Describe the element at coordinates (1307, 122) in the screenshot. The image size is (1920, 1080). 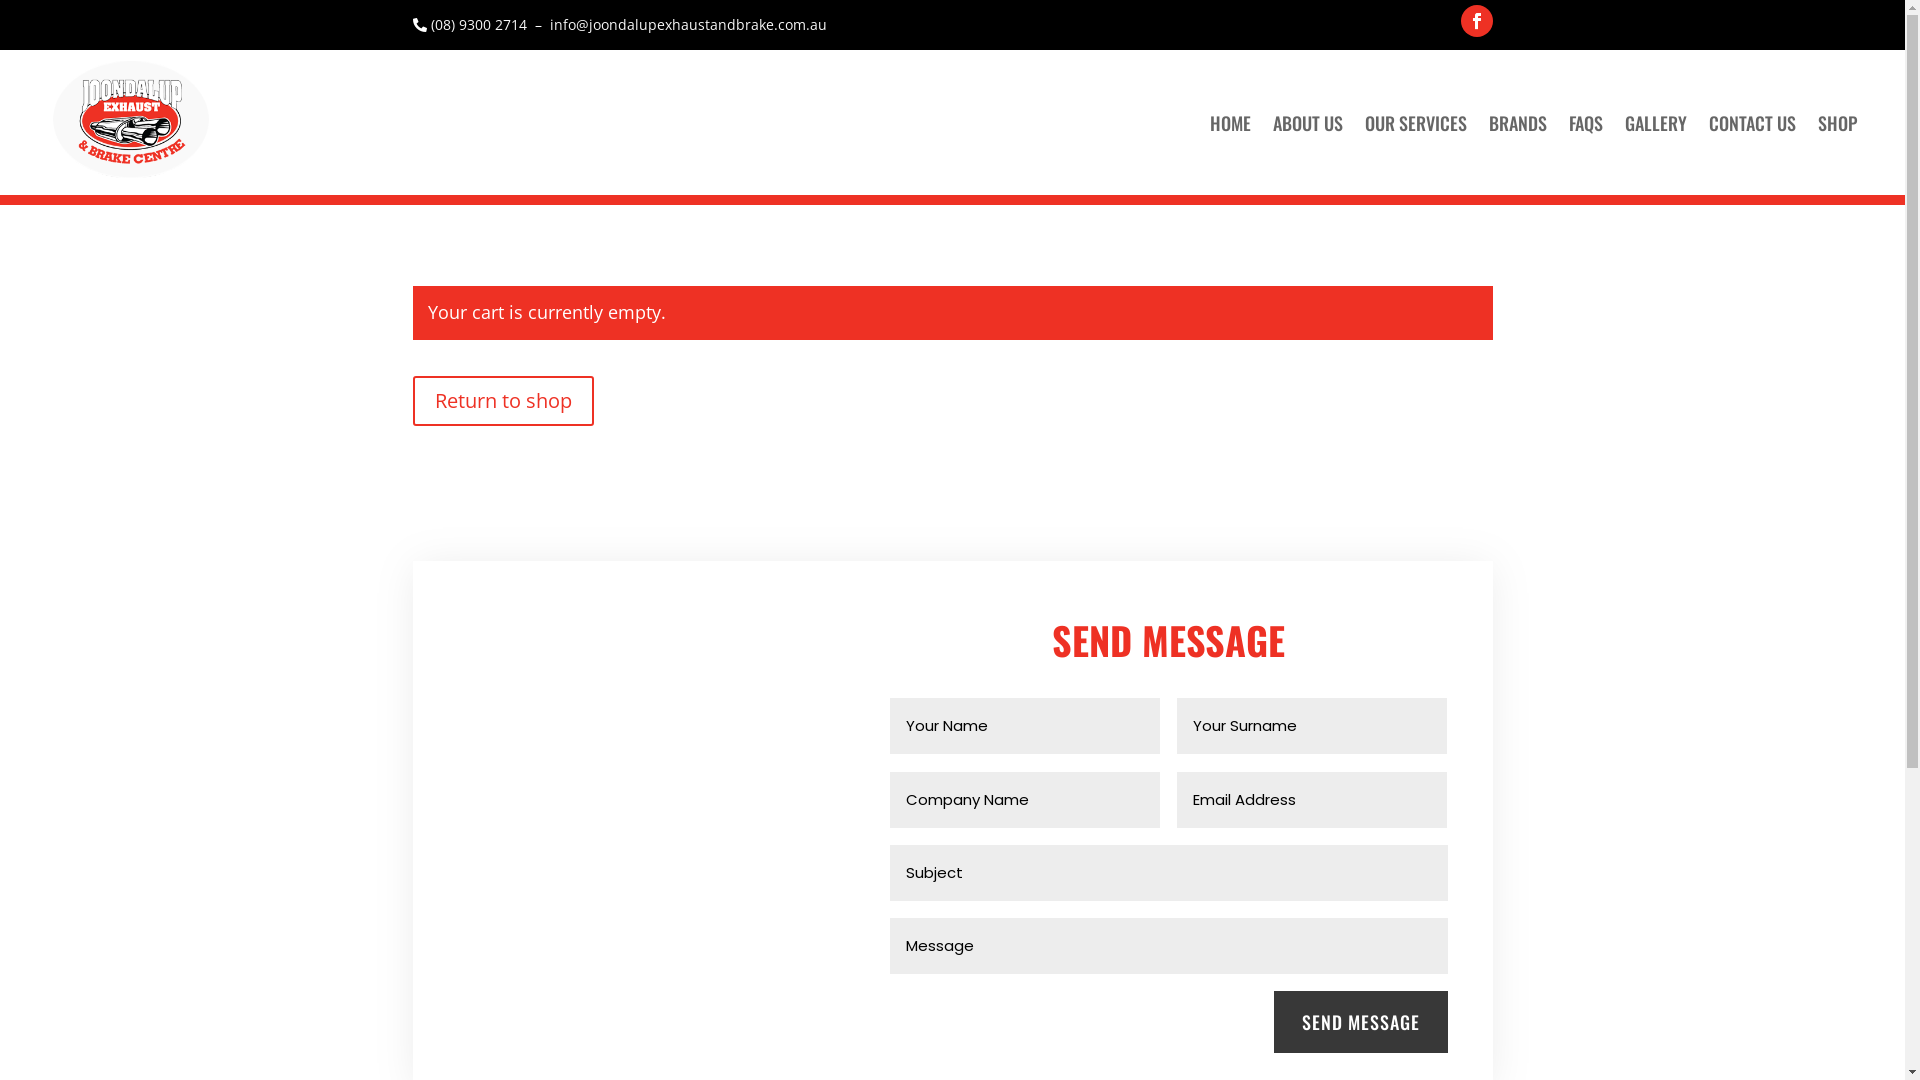
I see `'ABOUT US'` at that location.